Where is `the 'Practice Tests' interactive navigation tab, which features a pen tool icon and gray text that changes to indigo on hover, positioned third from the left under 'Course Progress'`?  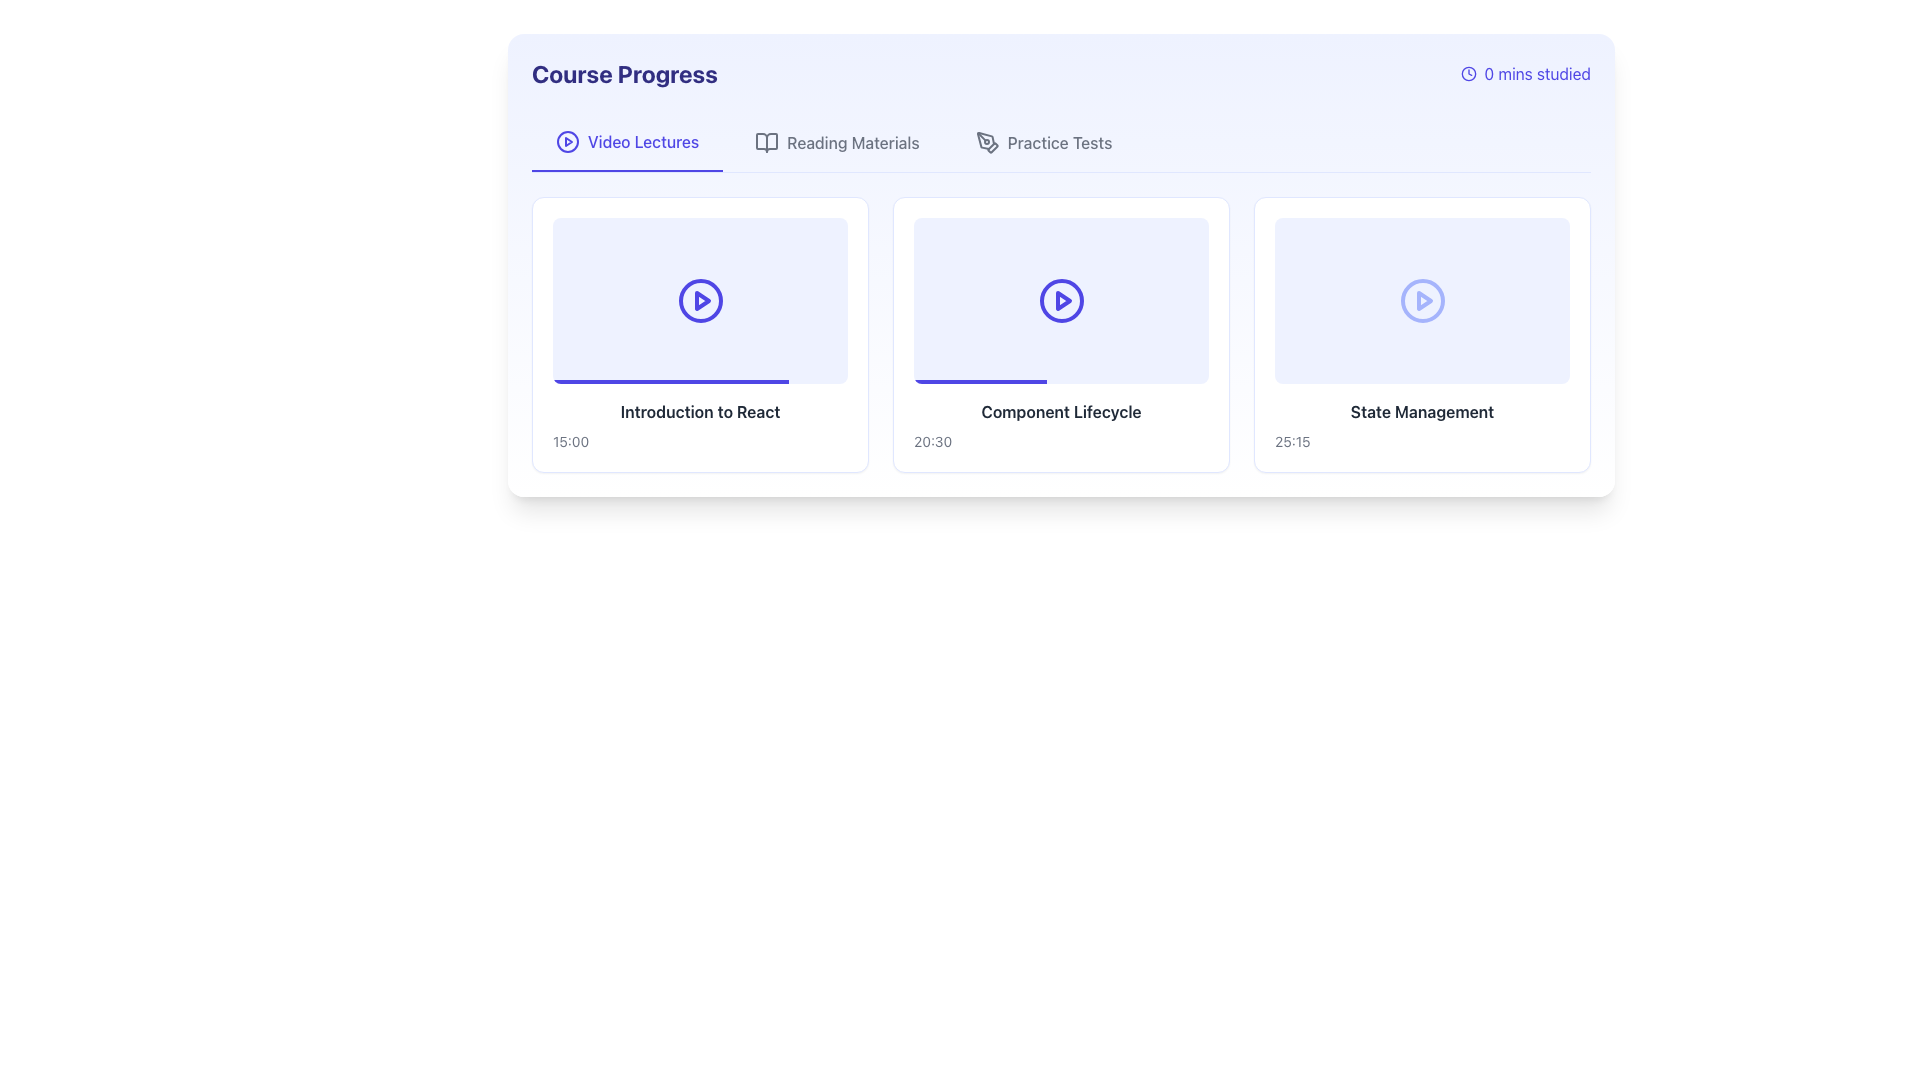
the 'Practice Tests' interactive navigation tab, which features a pen tool icon and gray text that changes to indigo on hover, positioned third from the left under 'Course Progress' is located at coordinates (1043, 141).